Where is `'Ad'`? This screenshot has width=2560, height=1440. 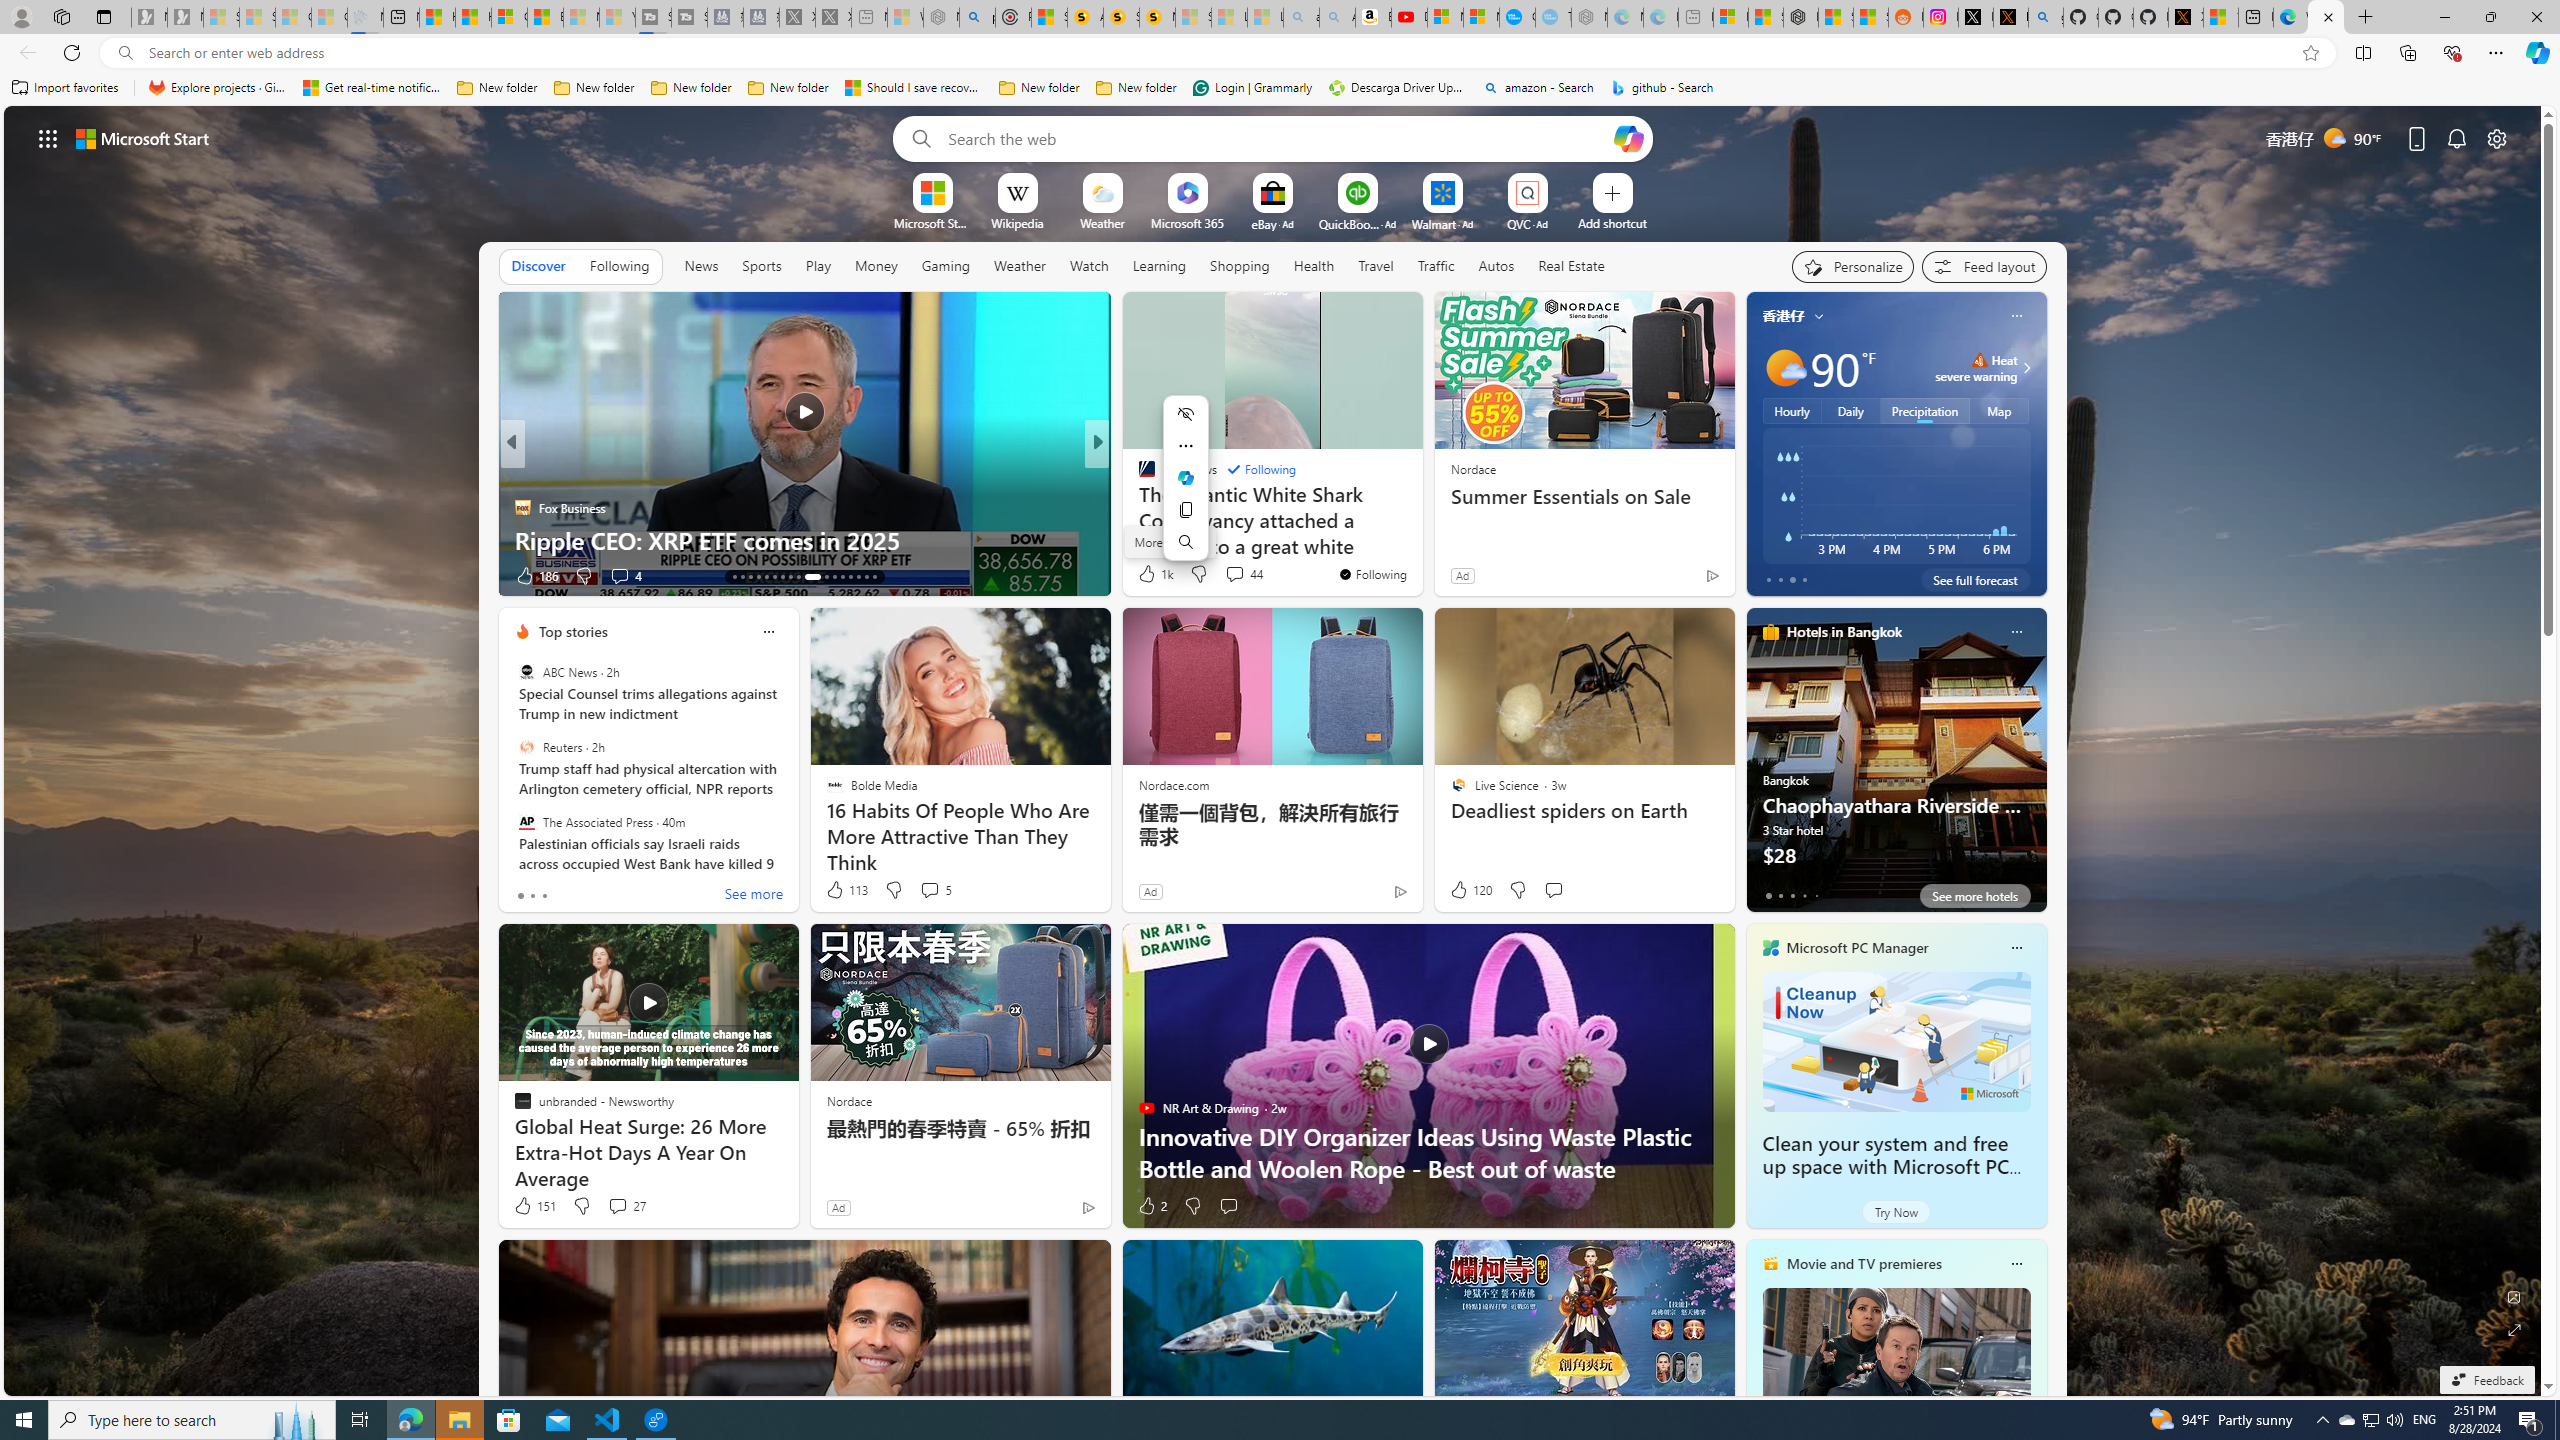 'Ad' is located at coordinates (837, 1206).